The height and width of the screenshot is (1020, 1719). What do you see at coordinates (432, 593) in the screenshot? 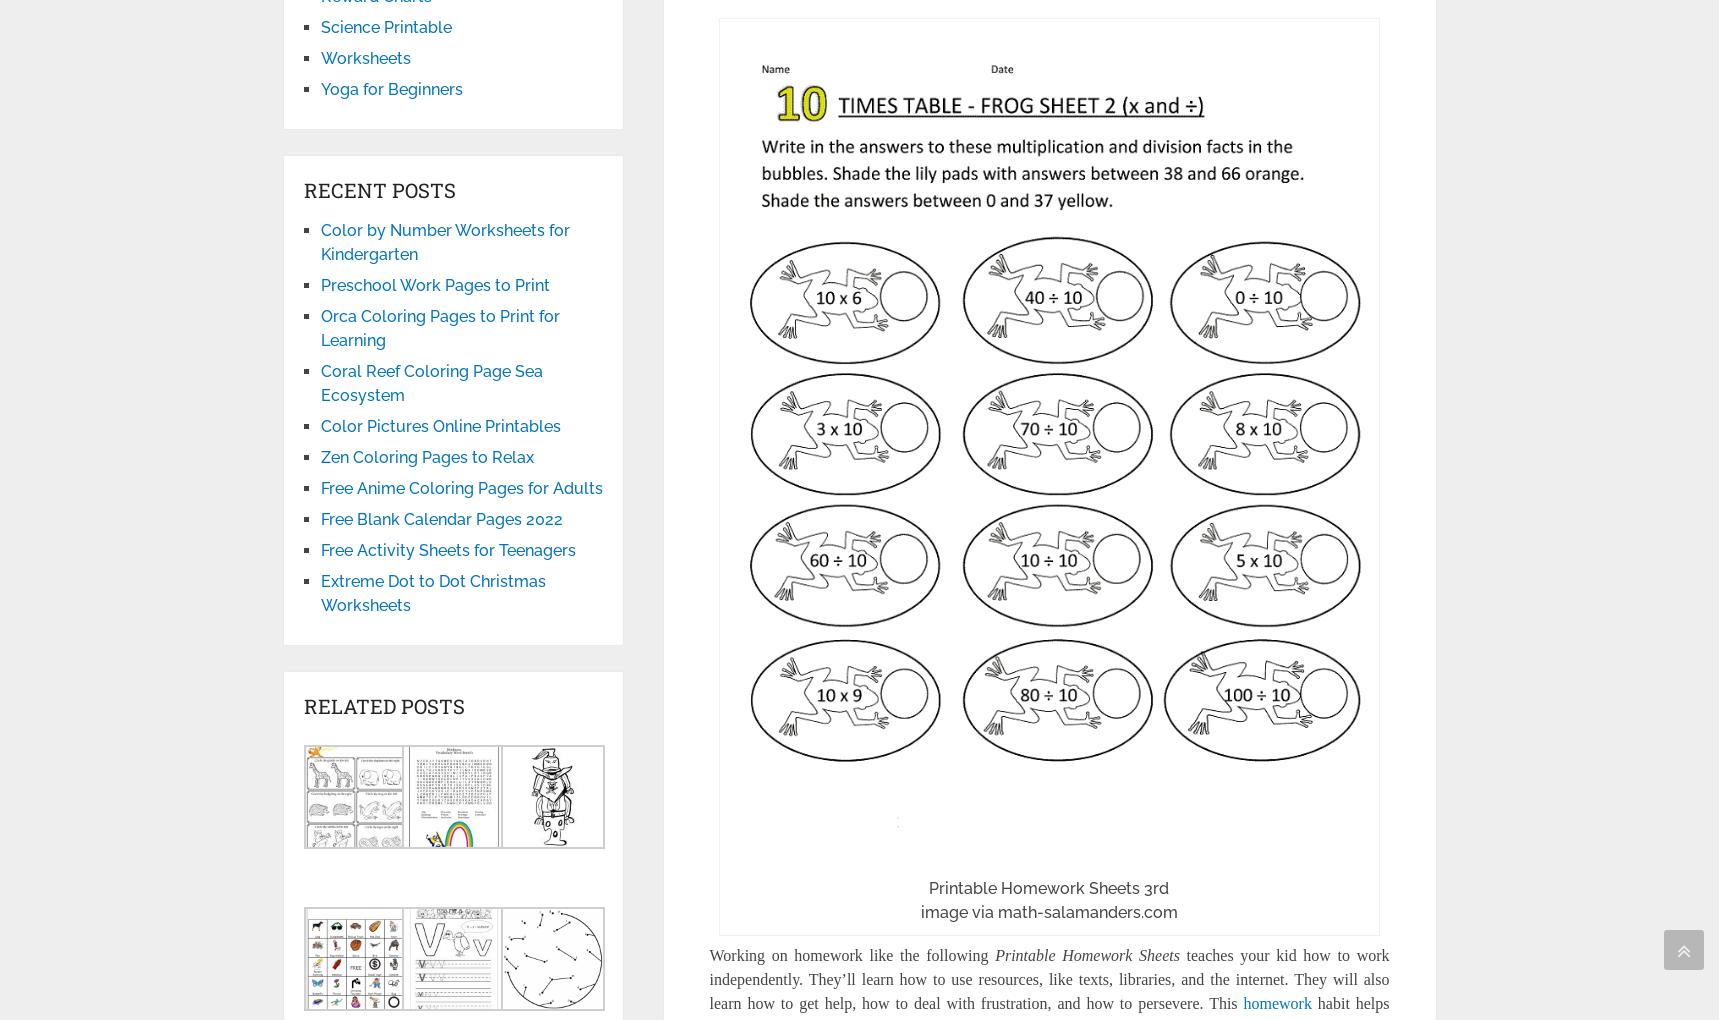
I see `'Extreme Dot to Dot Christmas Worksheets'` at bounding box center [432, 593].